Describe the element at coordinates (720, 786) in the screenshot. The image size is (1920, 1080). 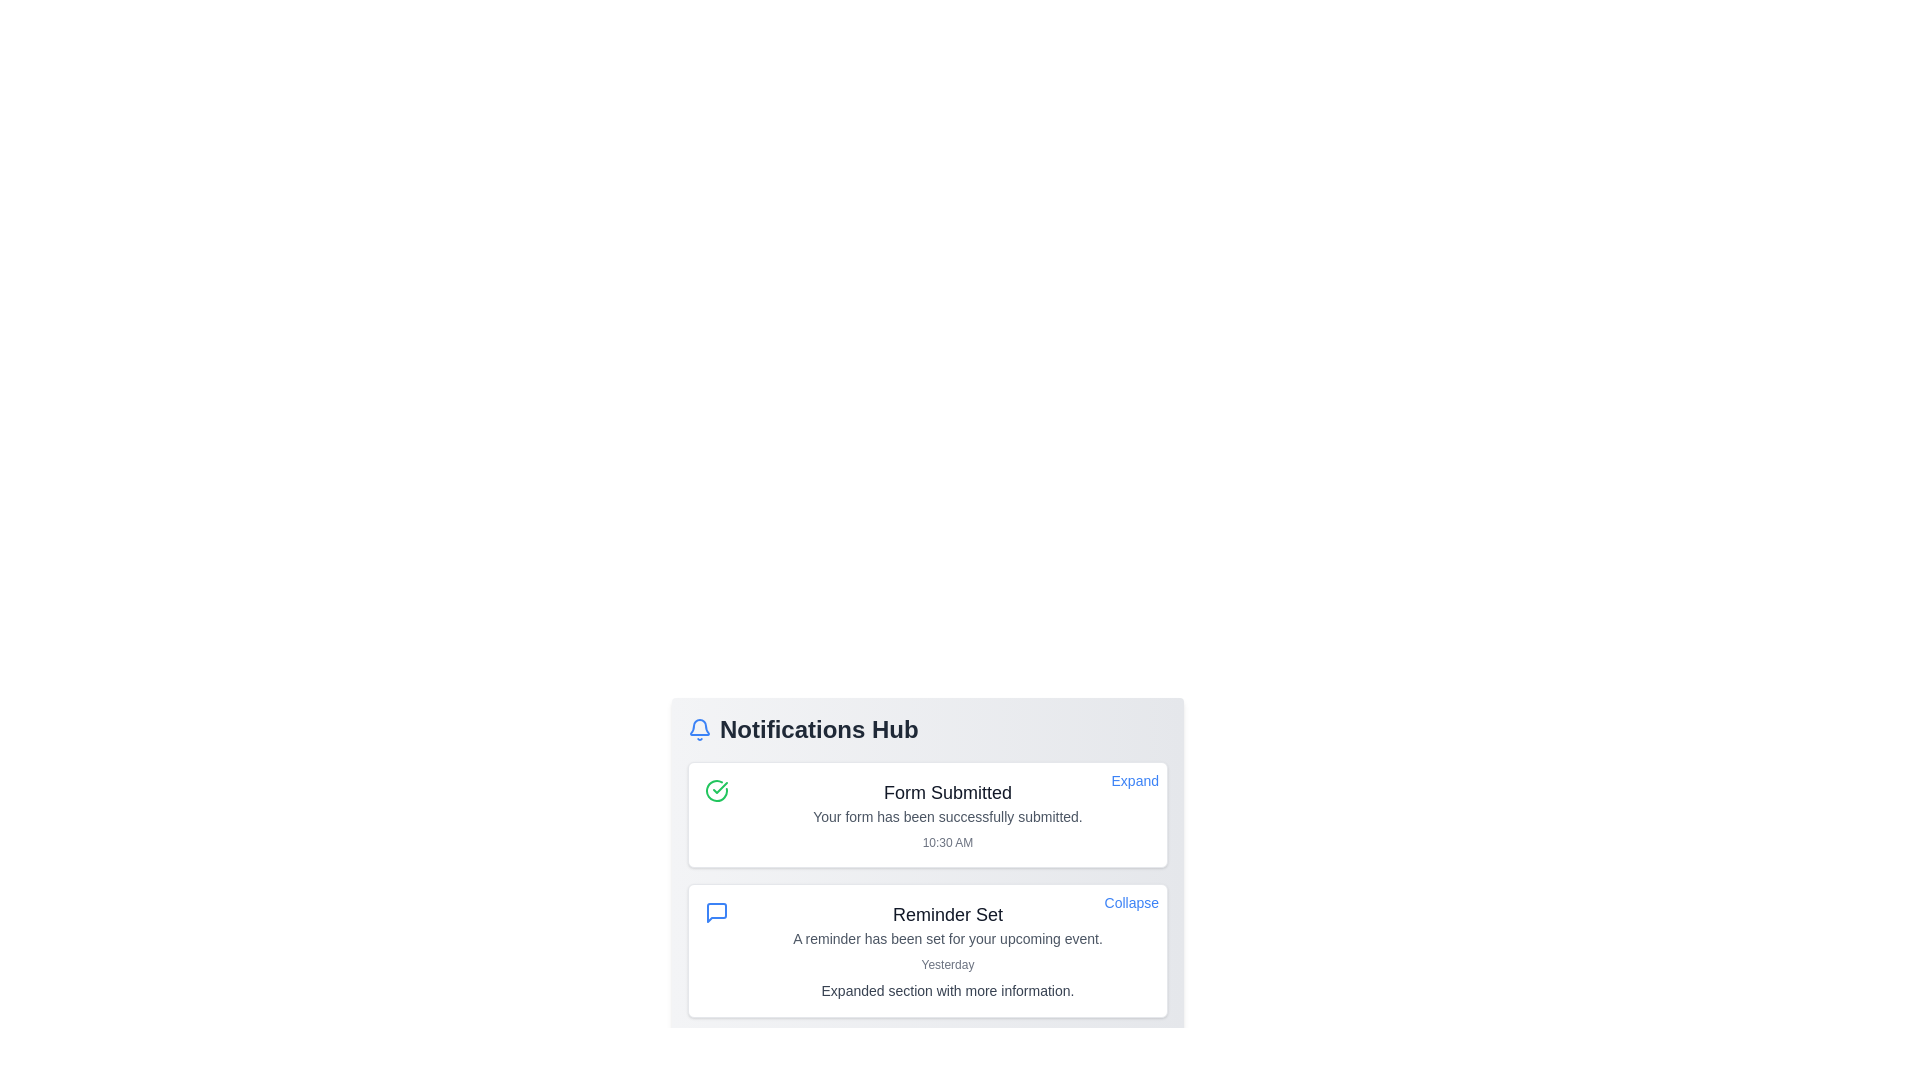
I see `the visual indicator icon located within the top notification card, to the left of the title text 'Form Submitted'` at that location.